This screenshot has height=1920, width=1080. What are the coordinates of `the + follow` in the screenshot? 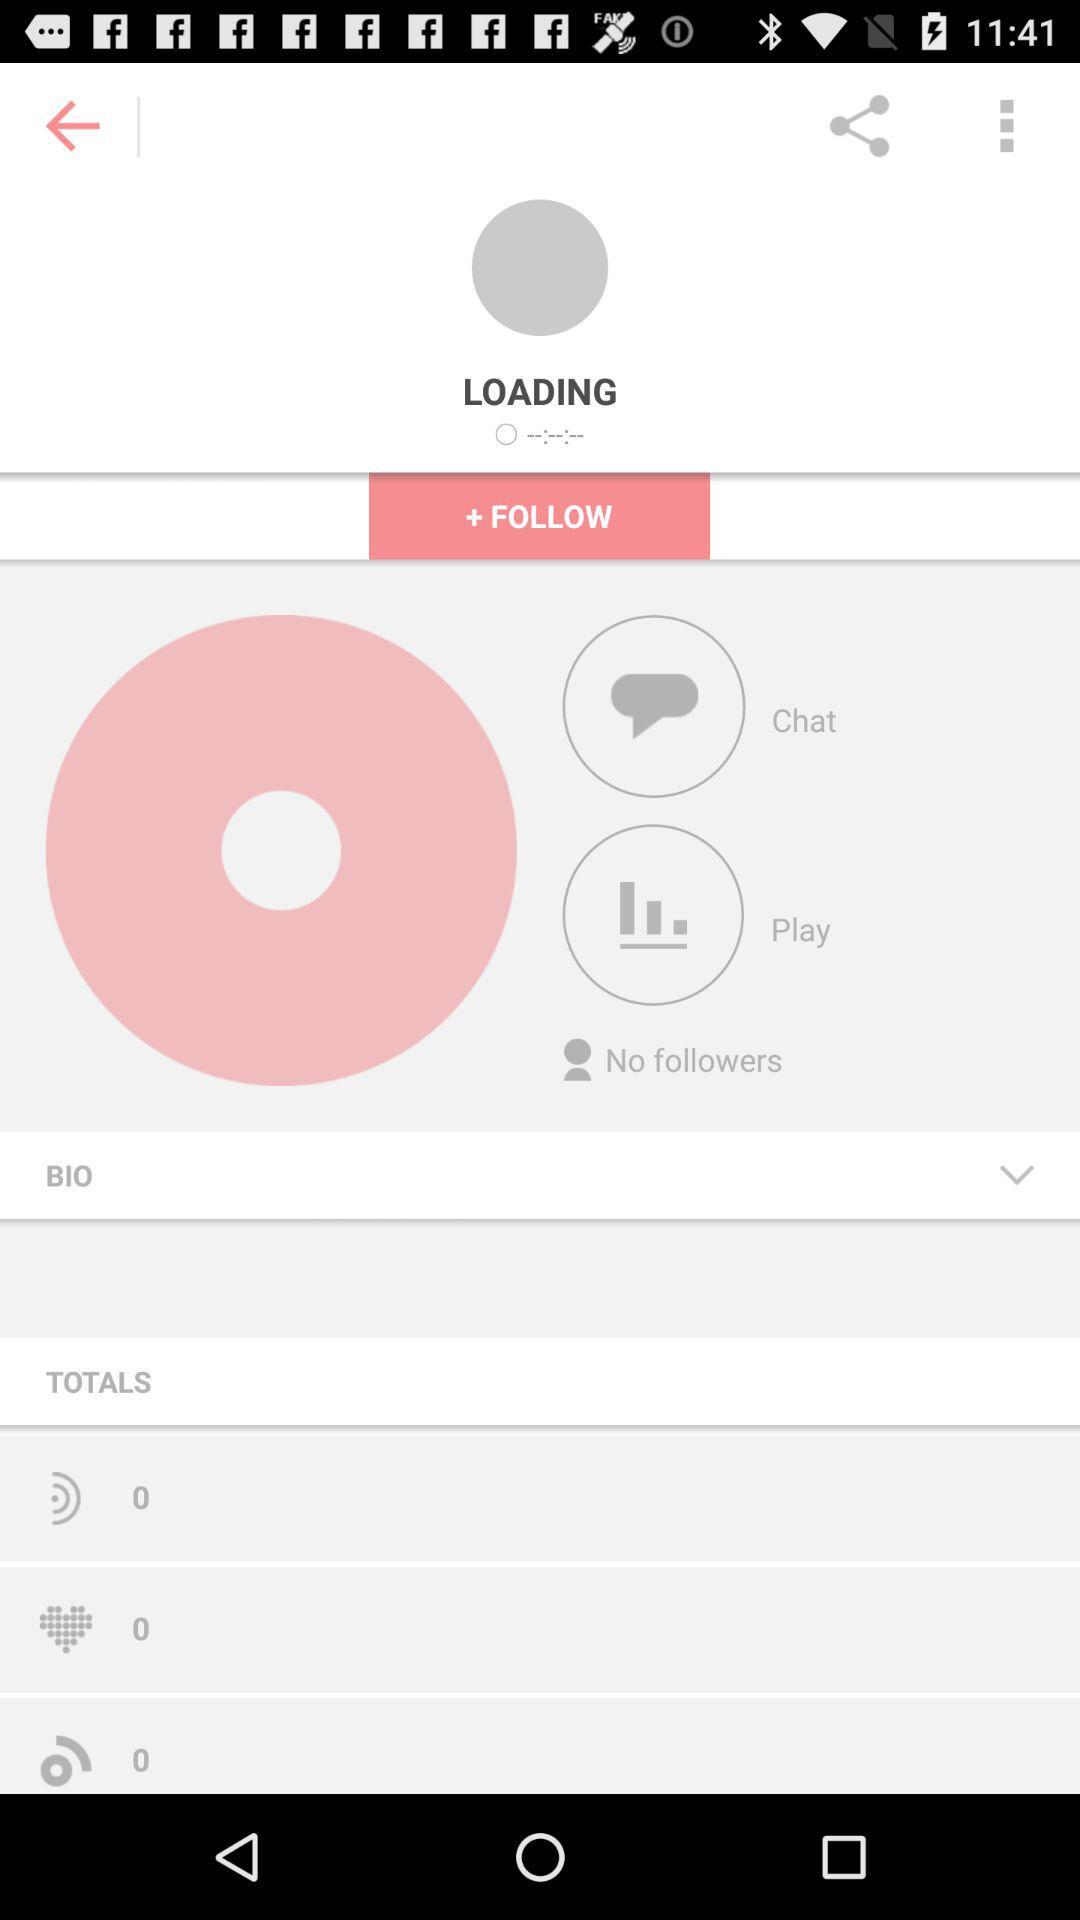 It's located at (538, 515).